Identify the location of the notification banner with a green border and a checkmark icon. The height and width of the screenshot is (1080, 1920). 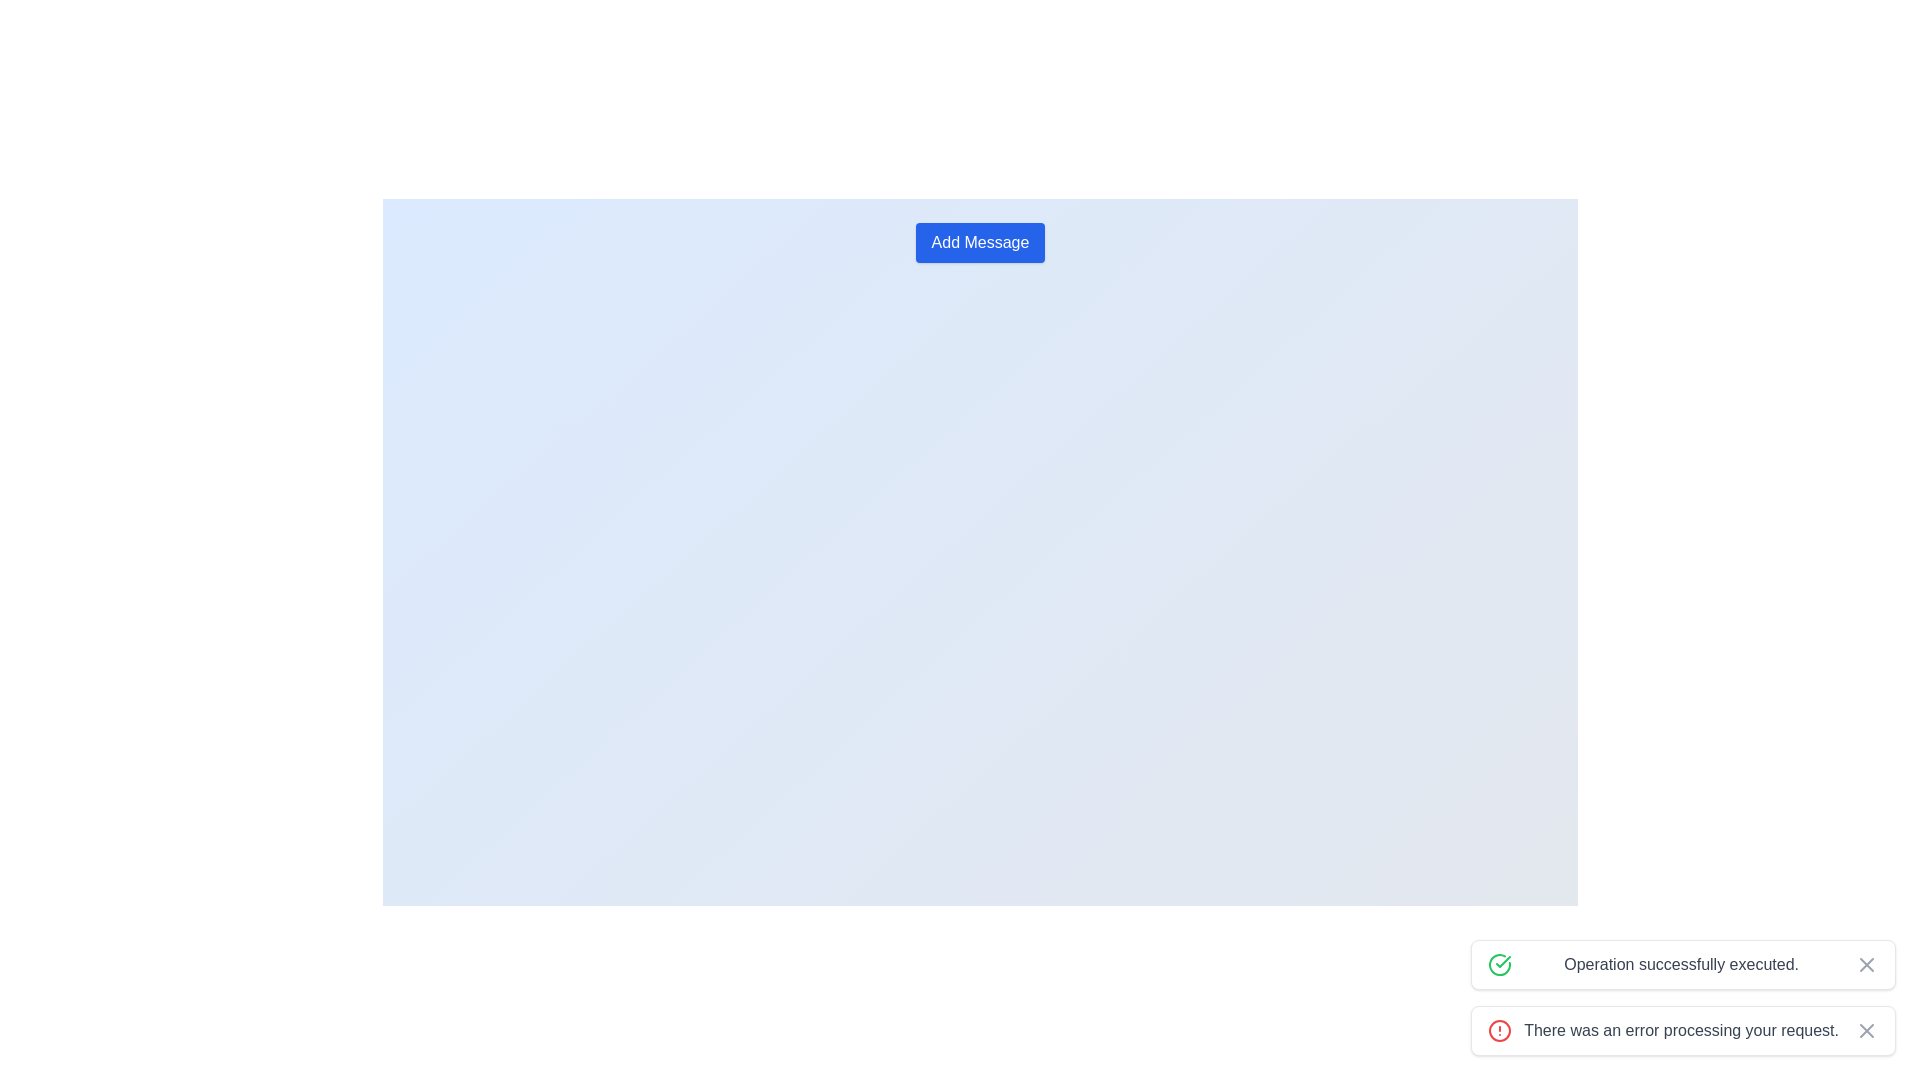
(1682, 963).